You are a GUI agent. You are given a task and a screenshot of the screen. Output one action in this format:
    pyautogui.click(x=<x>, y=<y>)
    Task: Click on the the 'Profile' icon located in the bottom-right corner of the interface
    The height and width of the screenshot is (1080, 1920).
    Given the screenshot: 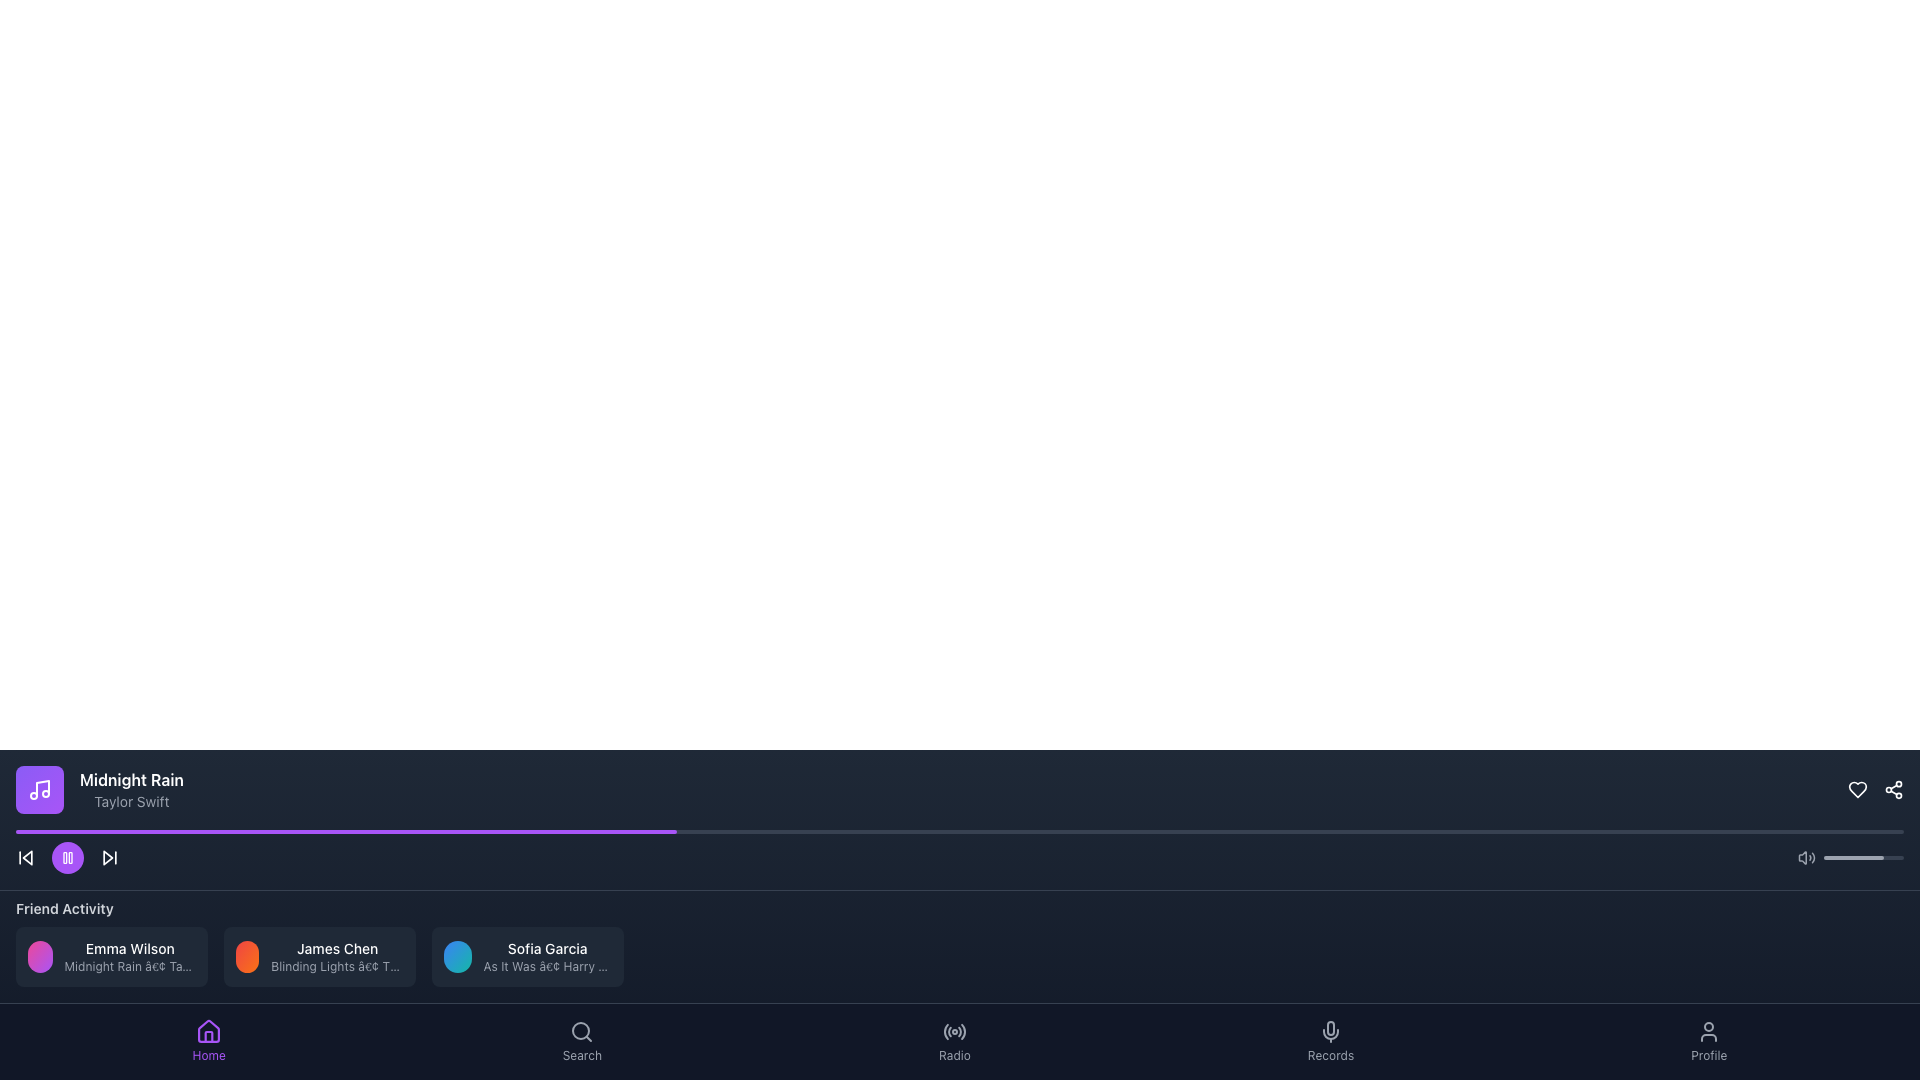 What is the action you would take?
    pyautogui.click(x=1708, y=1032)
    